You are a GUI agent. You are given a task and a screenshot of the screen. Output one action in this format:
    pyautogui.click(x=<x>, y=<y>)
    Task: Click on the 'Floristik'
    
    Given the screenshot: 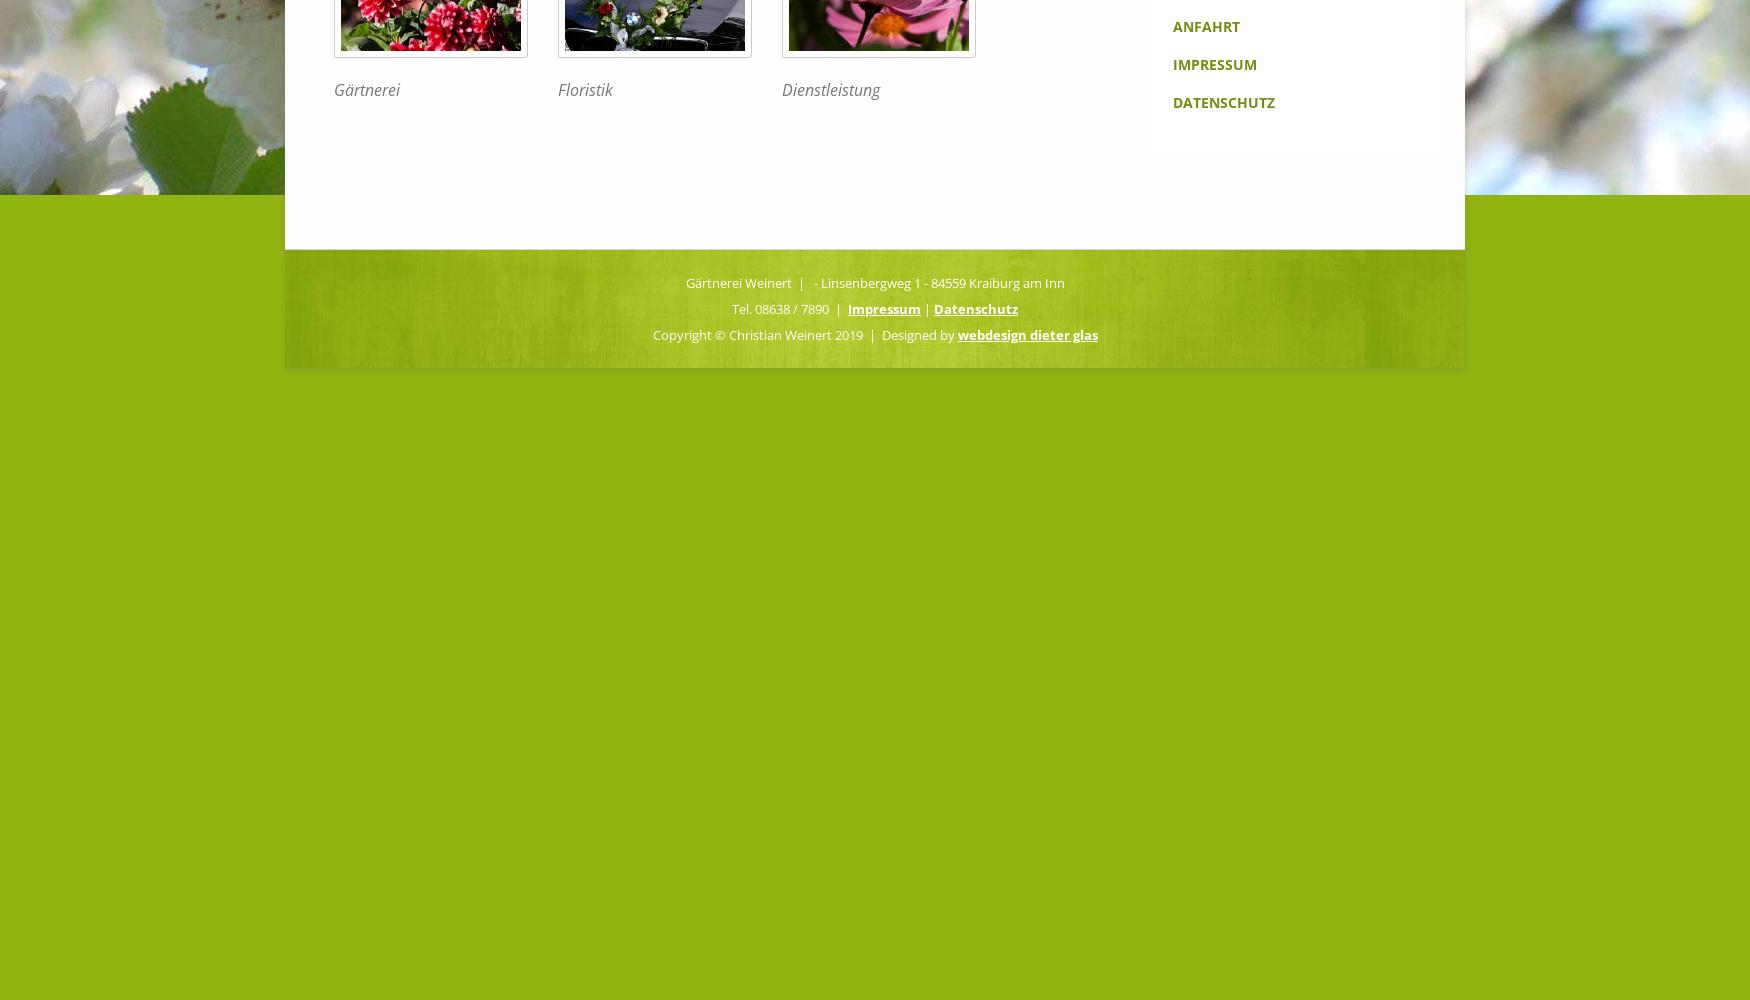 What is the action you would take?
    pyautogui.click(x=585, y=88)
    